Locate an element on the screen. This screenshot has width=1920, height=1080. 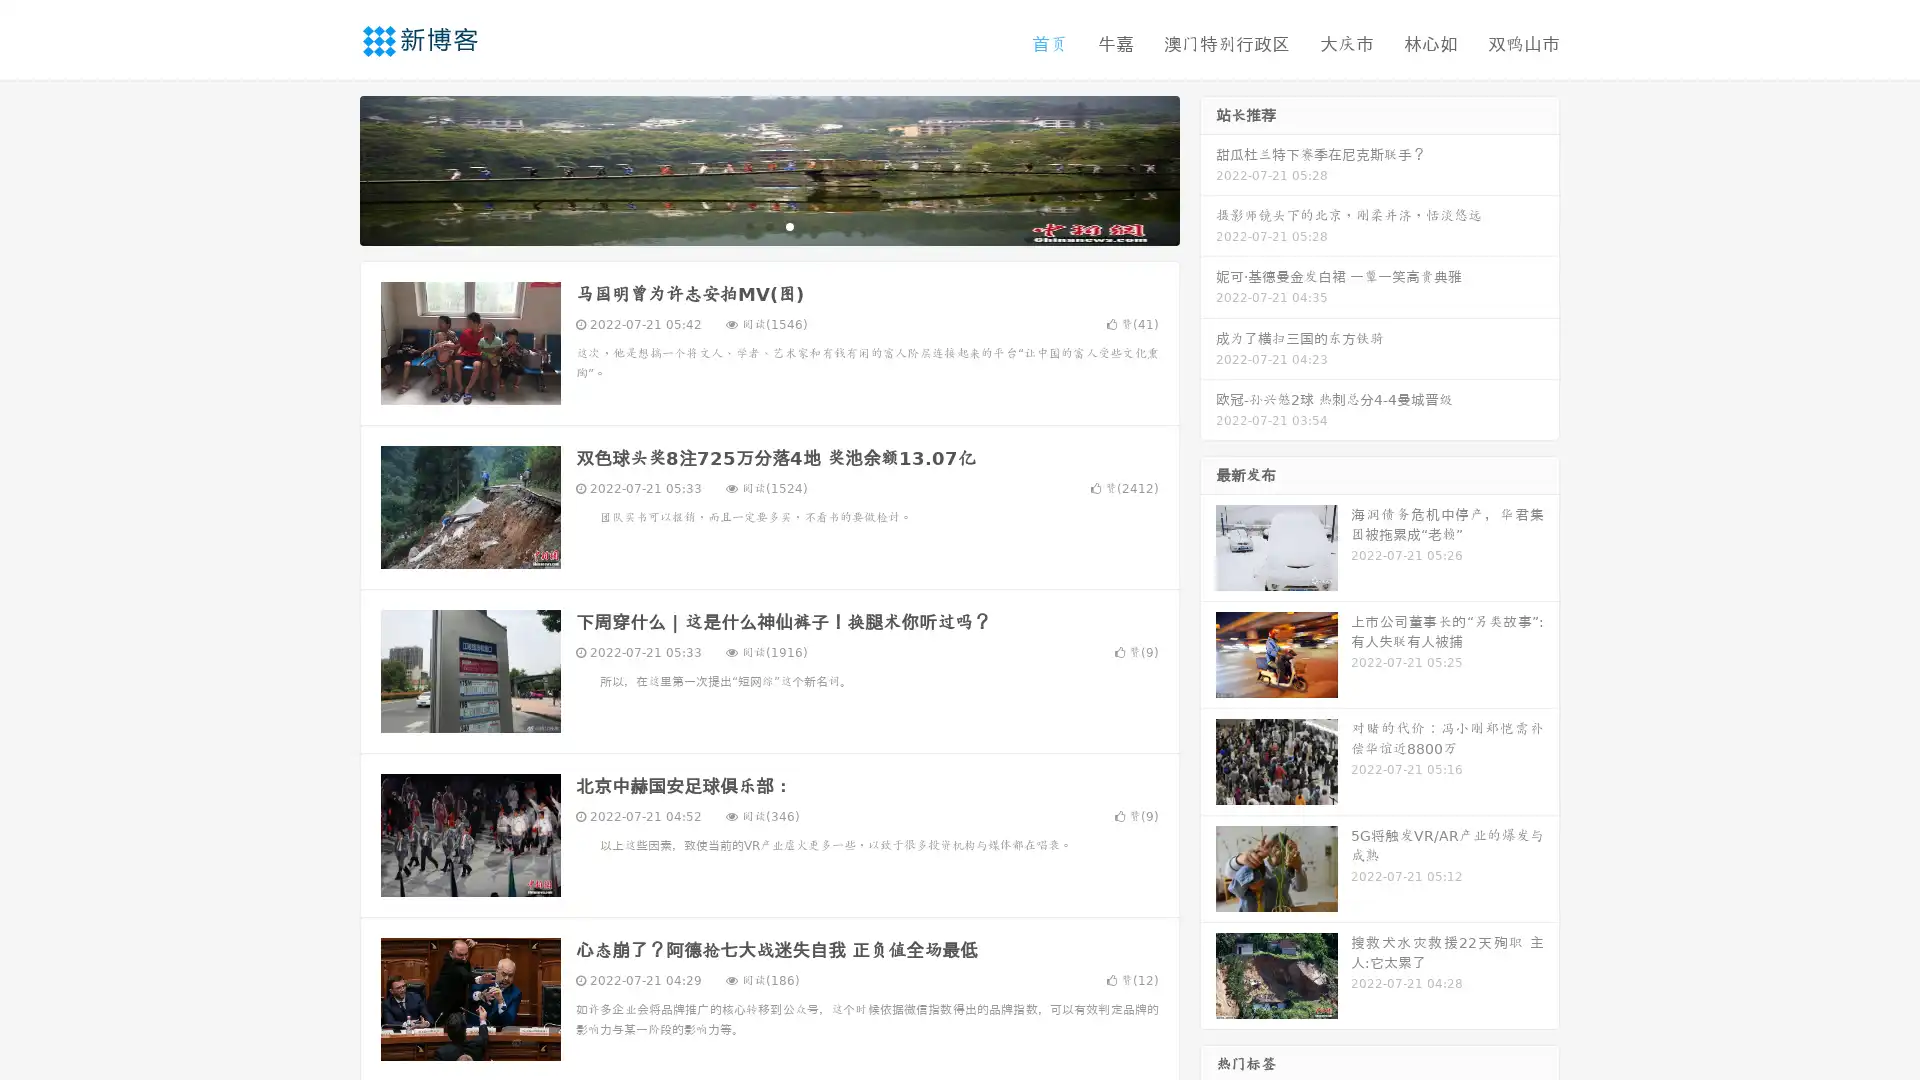
Previous slide is located at coordinates (330, 168).